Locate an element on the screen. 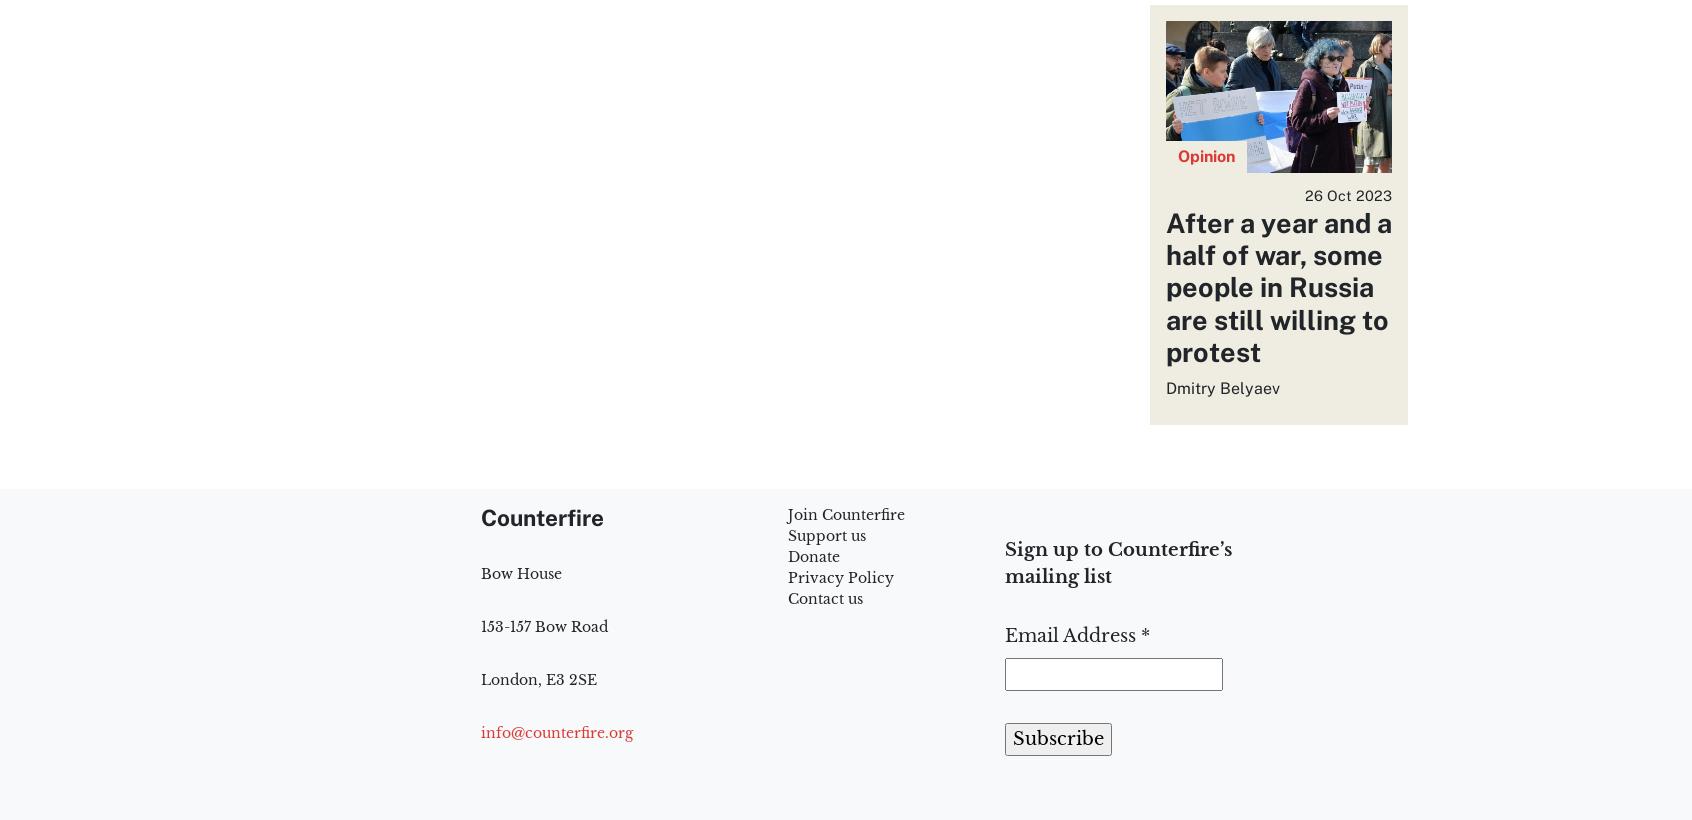 The height and width of the screenshot is (820, 1692). 'Sign up to Counterfire’s mailing list' is located at coordinates (1118, 561).